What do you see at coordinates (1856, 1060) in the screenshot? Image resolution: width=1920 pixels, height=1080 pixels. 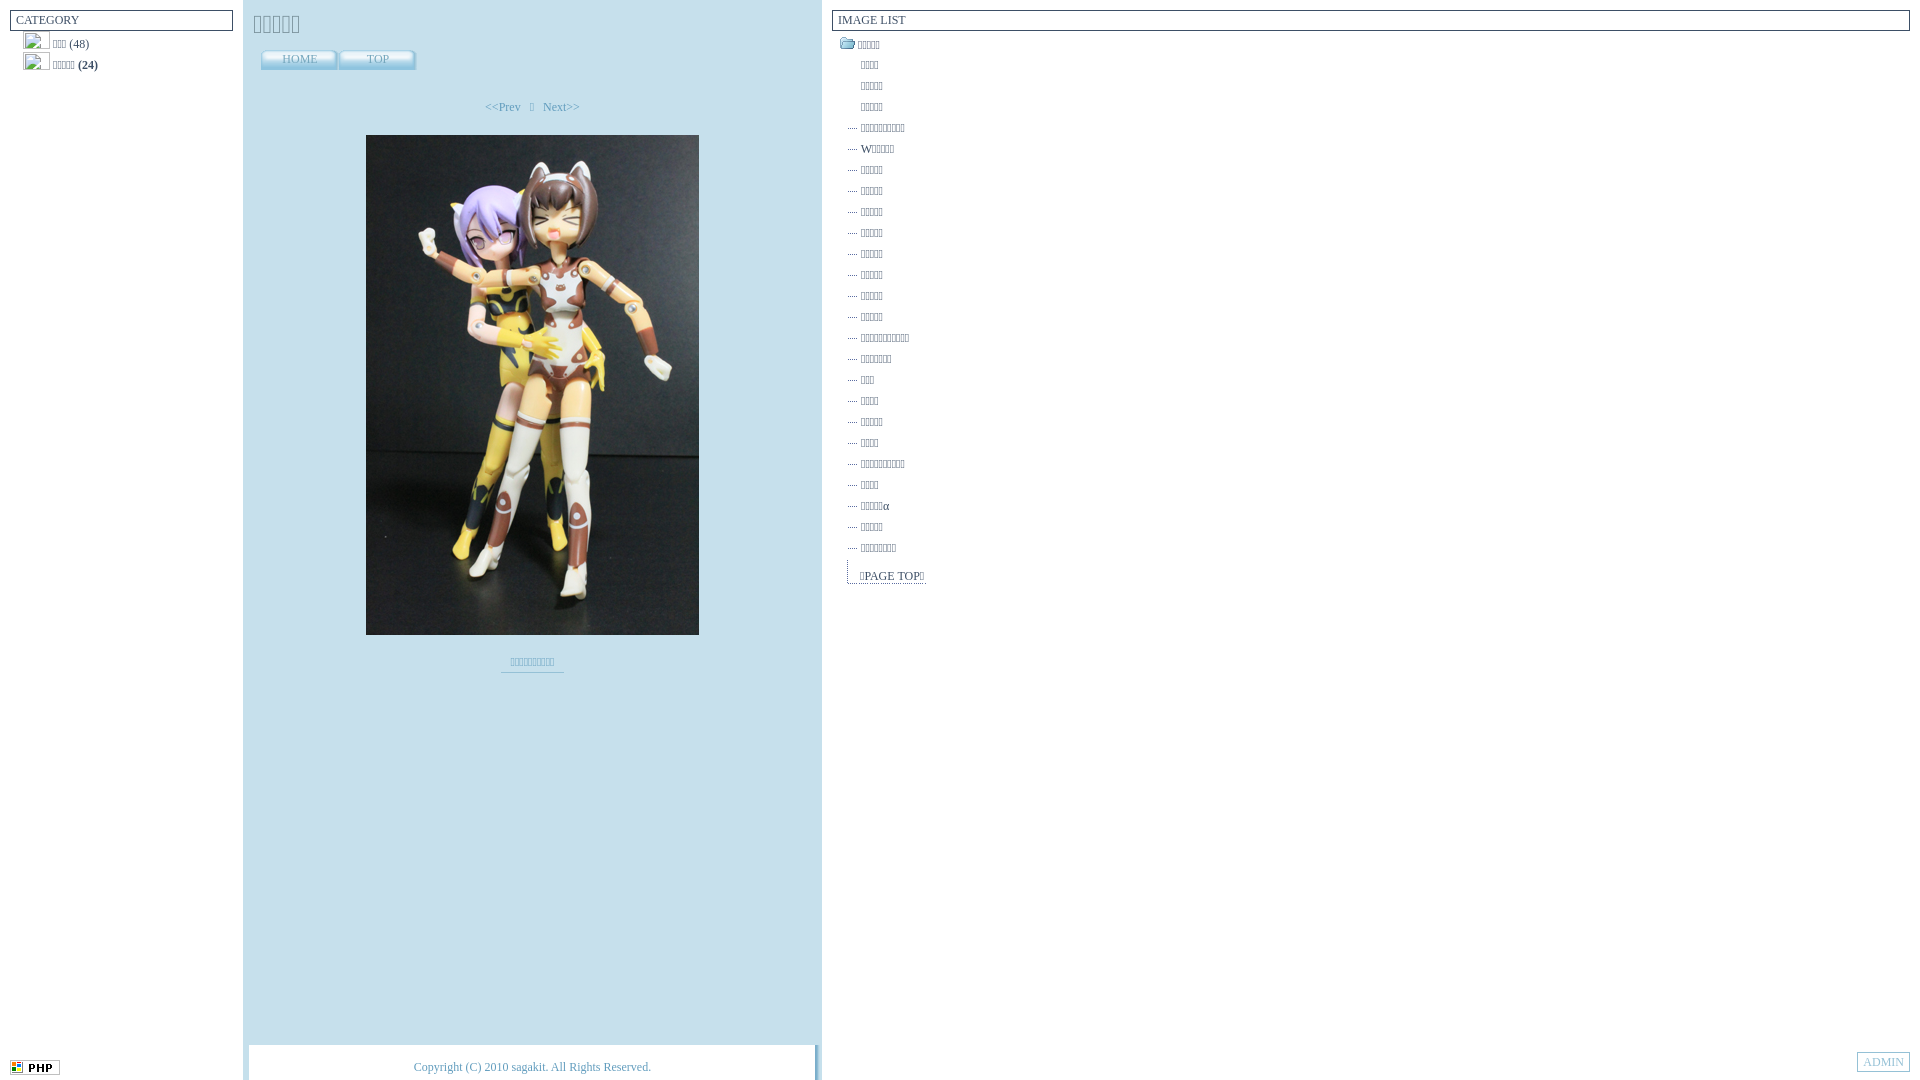 I see `'ADMIN'` at bounding box center [1856, 1060].